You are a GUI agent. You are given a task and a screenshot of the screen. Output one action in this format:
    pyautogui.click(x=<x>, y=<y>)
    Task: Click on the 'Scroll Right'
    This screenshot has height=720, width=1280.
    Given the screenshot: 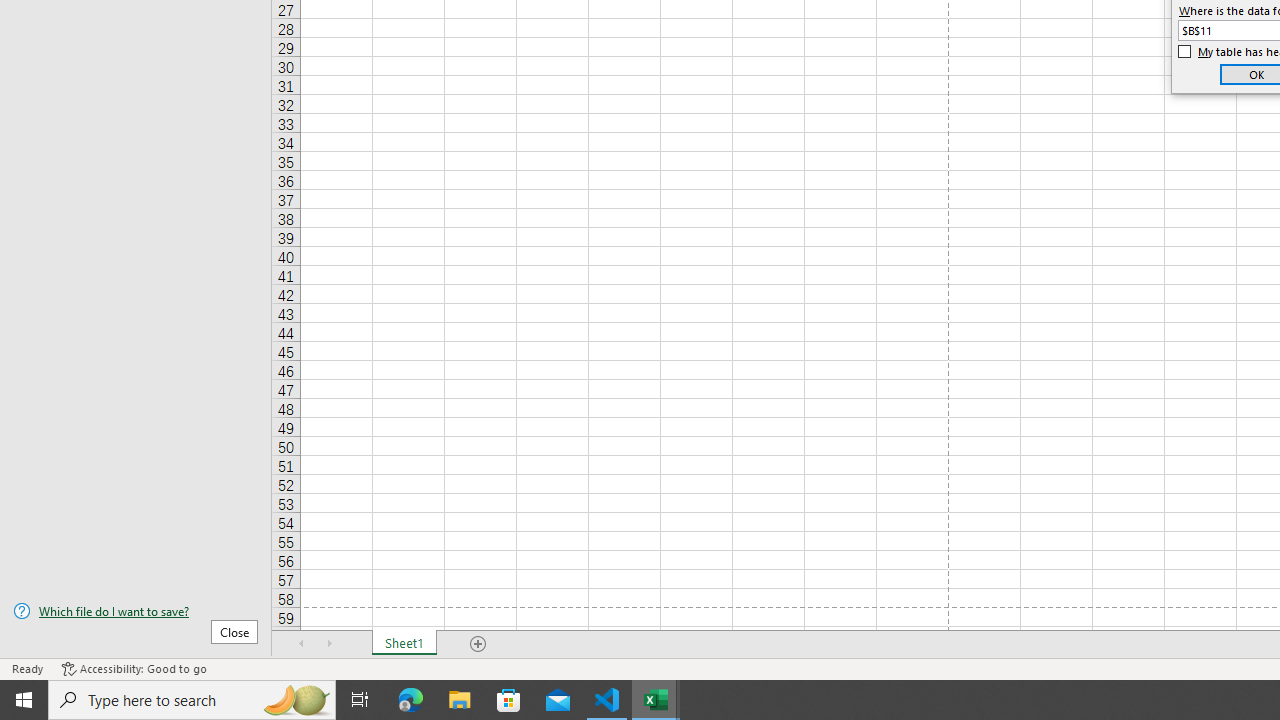 What is the action you would take?
    pyautogui.click(x=330, y=644)
    